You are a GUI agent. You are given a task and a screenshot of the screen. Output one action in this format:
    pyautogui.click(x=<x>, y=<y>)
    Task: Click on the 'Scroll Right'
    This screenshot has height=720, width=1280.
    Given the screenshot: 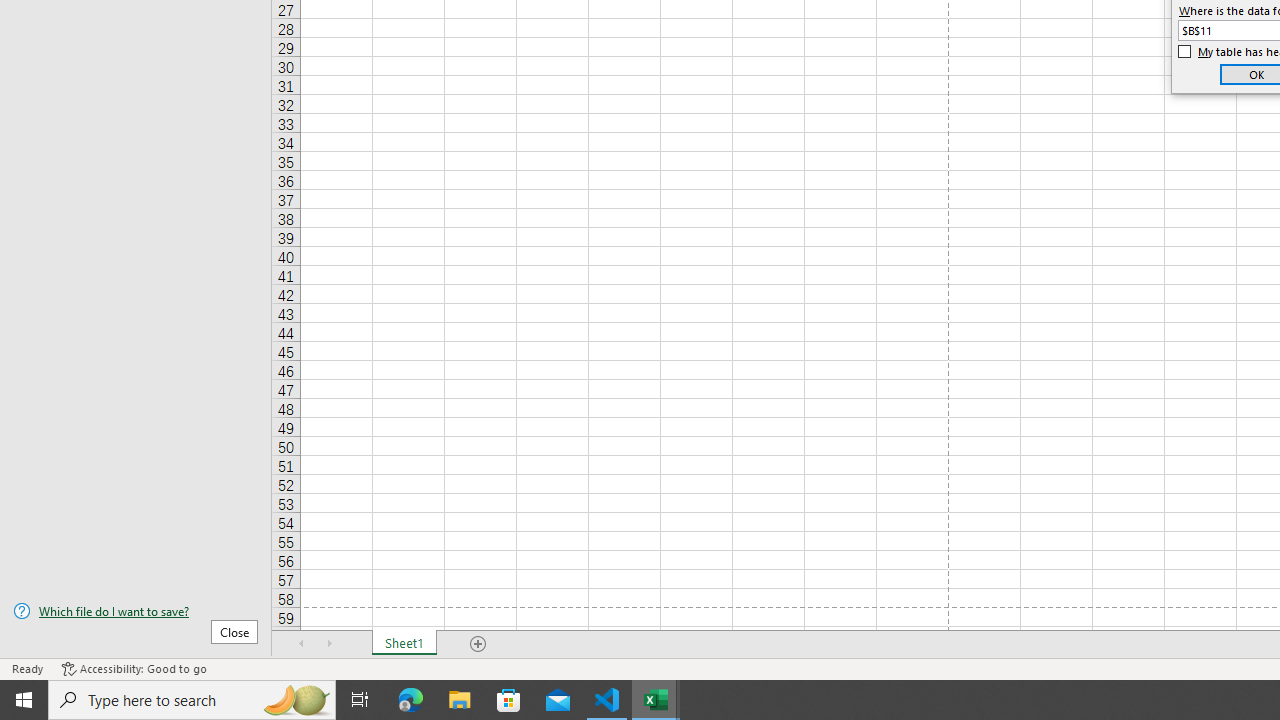 What is the action you would take?
    pyautogui.click(x=330, y=644)
    